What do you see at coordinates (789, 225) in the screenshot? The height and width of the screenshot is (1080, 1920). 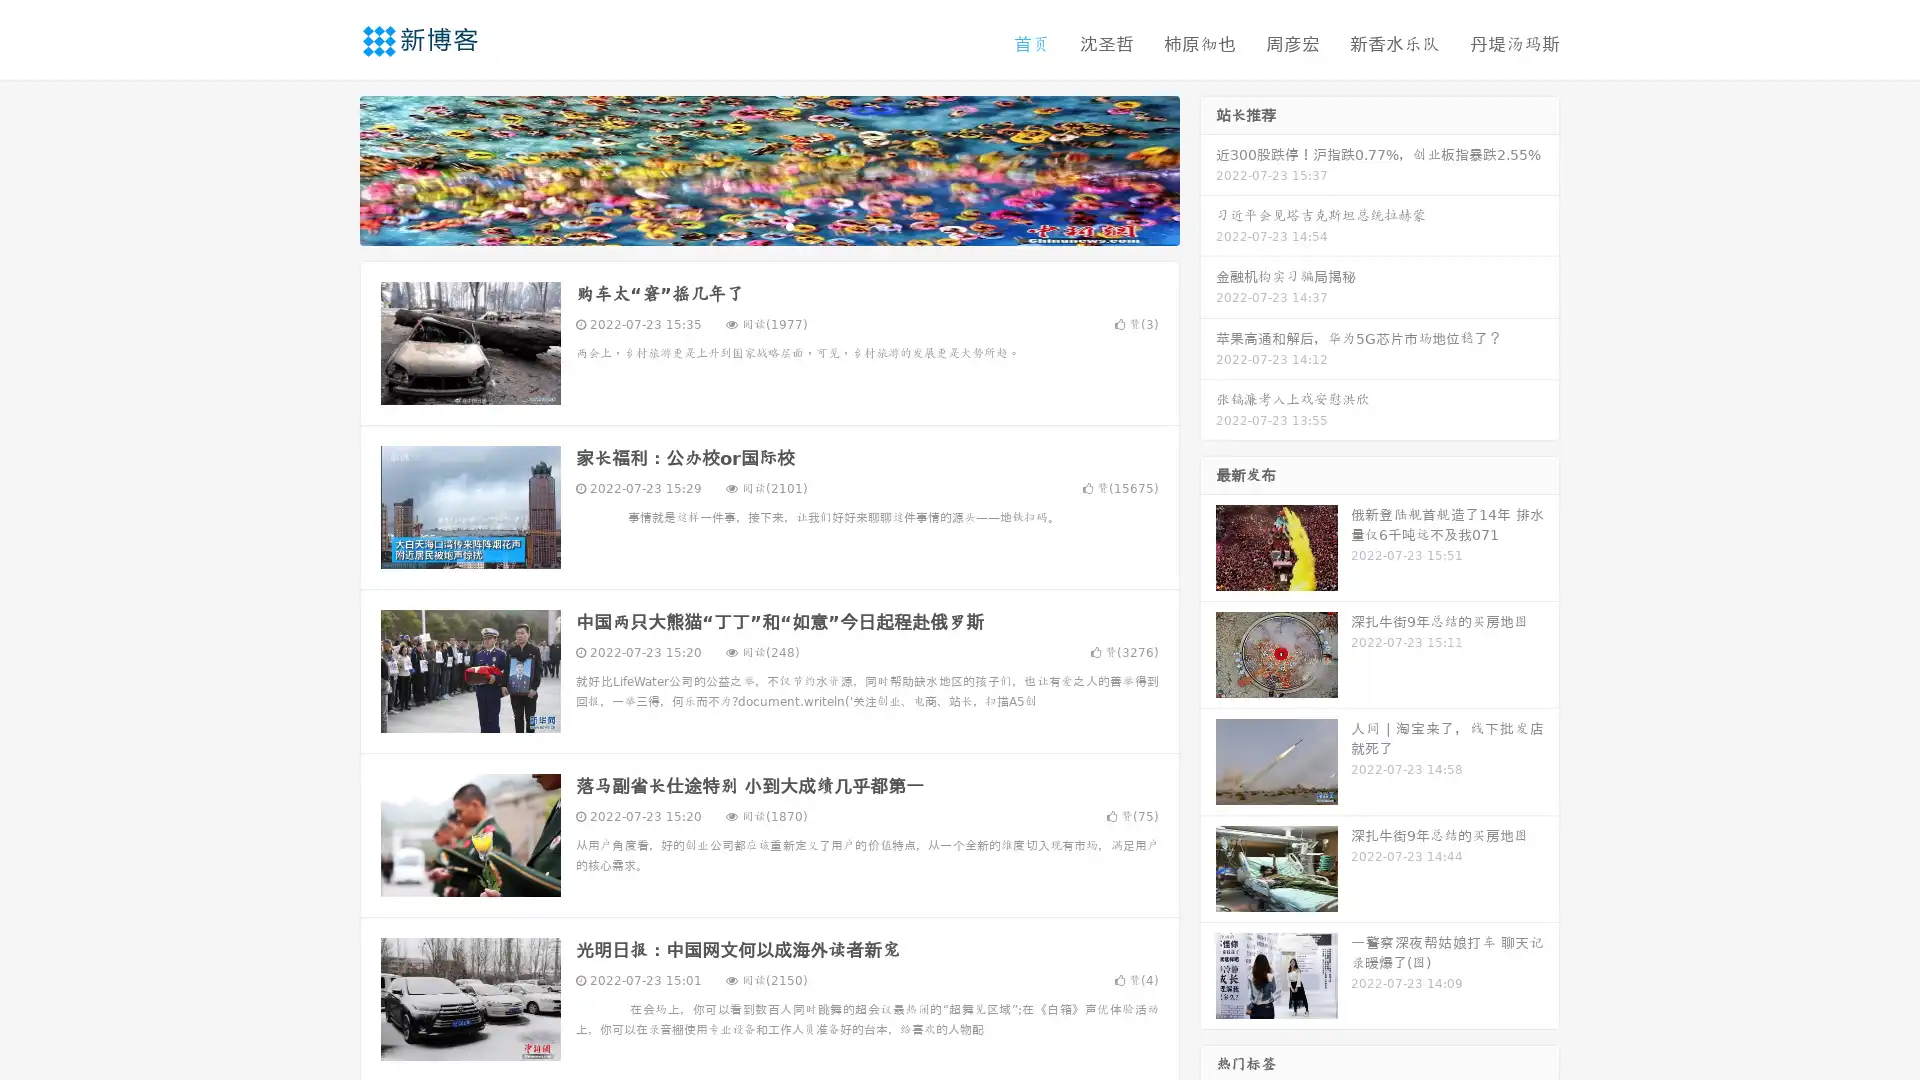 I see `Go to slide 3` at bounding box center [789, 225].